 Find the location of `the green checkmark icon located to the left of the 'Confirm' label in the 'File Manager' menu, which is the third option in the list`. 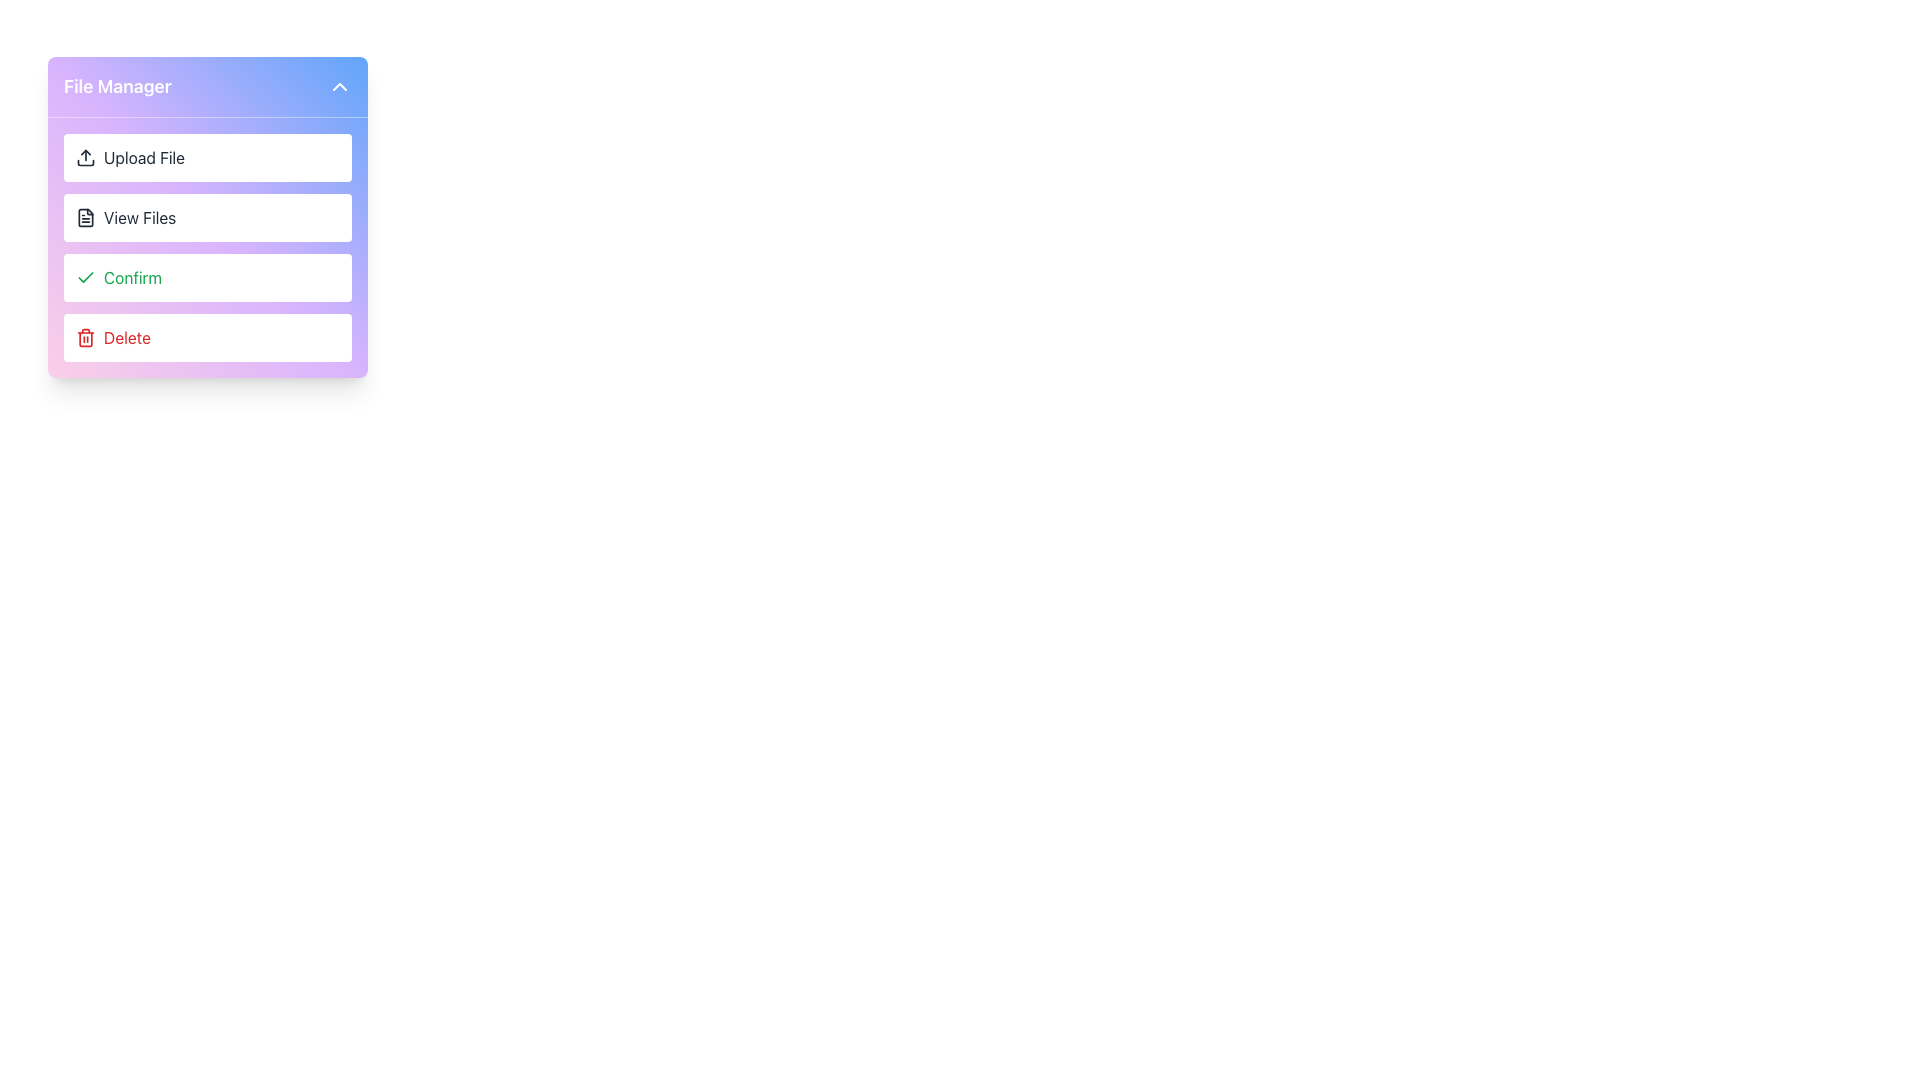

the green checkmark icon located to the left of the 'Confirm' label in the 'File Manager' menu, which is the third option in the list is located at coordinates (85, 277).